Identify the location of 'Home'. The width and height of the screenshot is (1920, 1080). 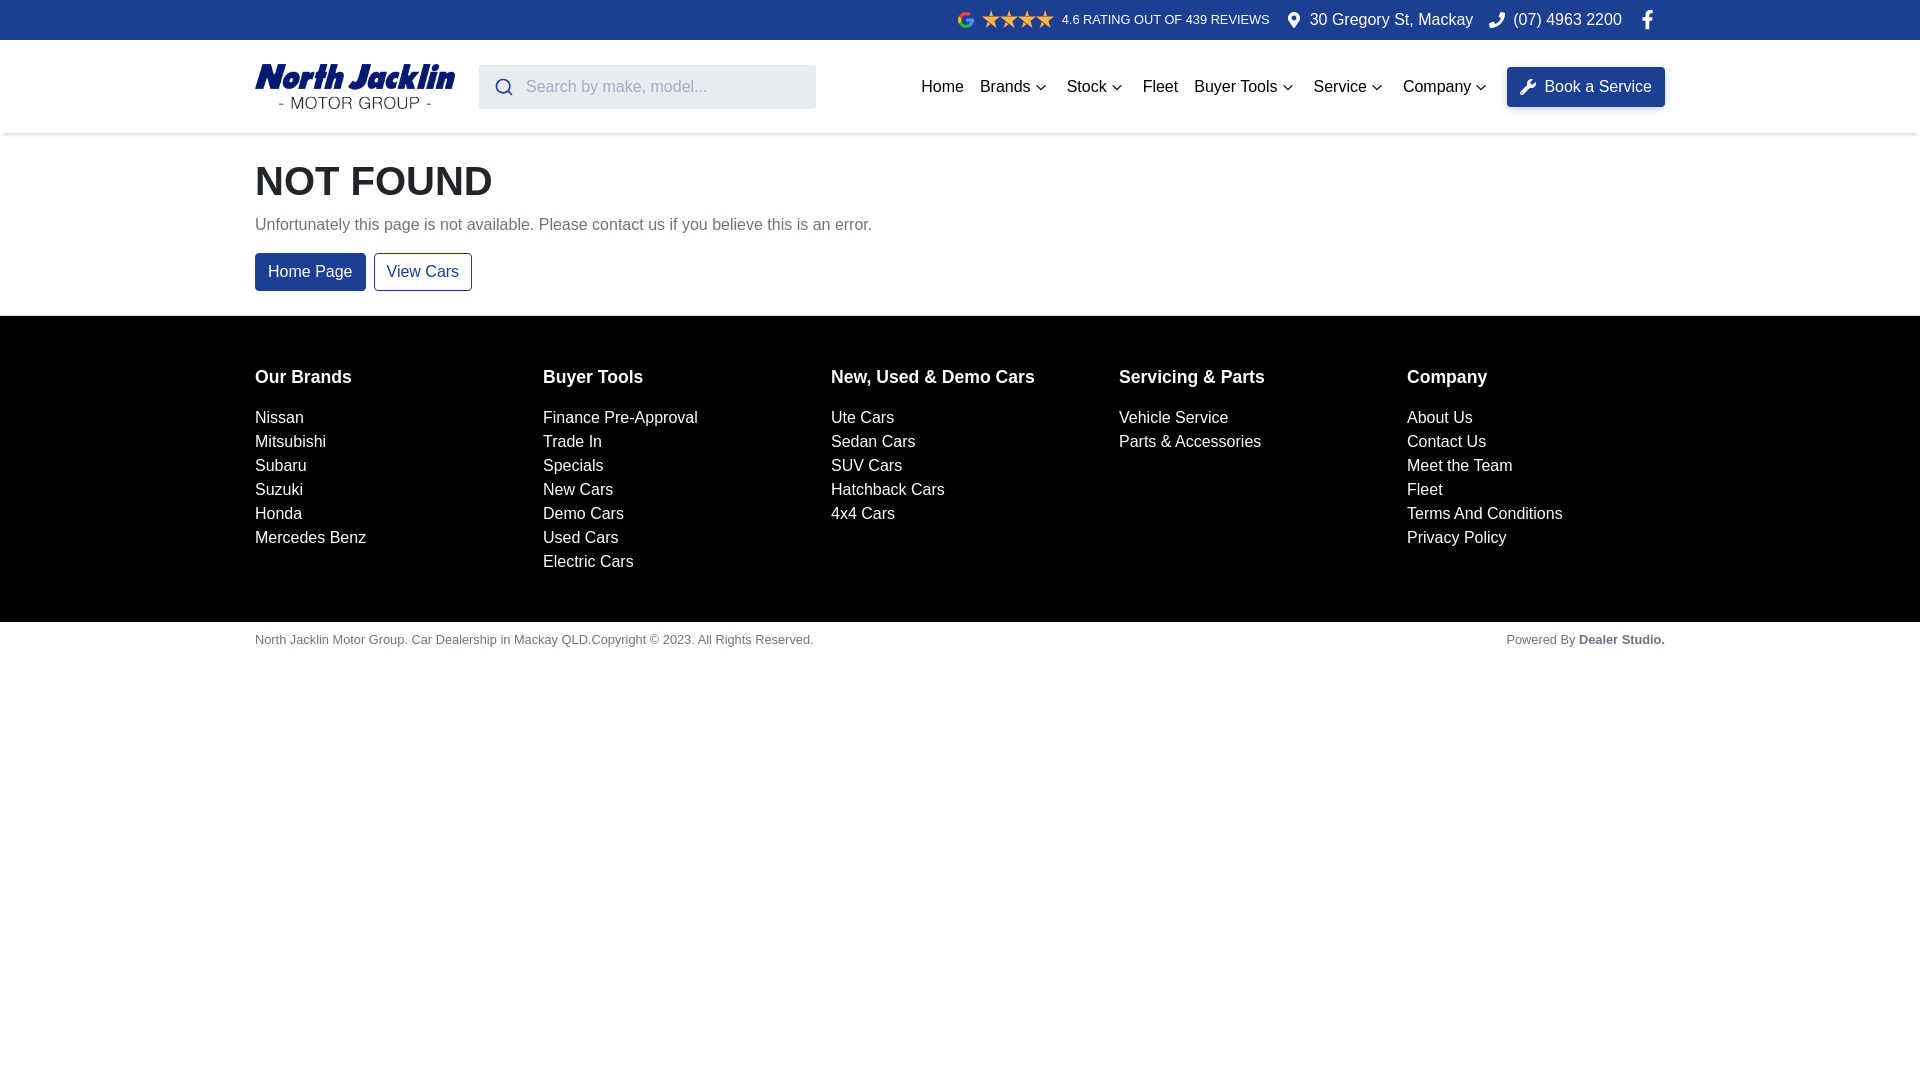
(941, 84).